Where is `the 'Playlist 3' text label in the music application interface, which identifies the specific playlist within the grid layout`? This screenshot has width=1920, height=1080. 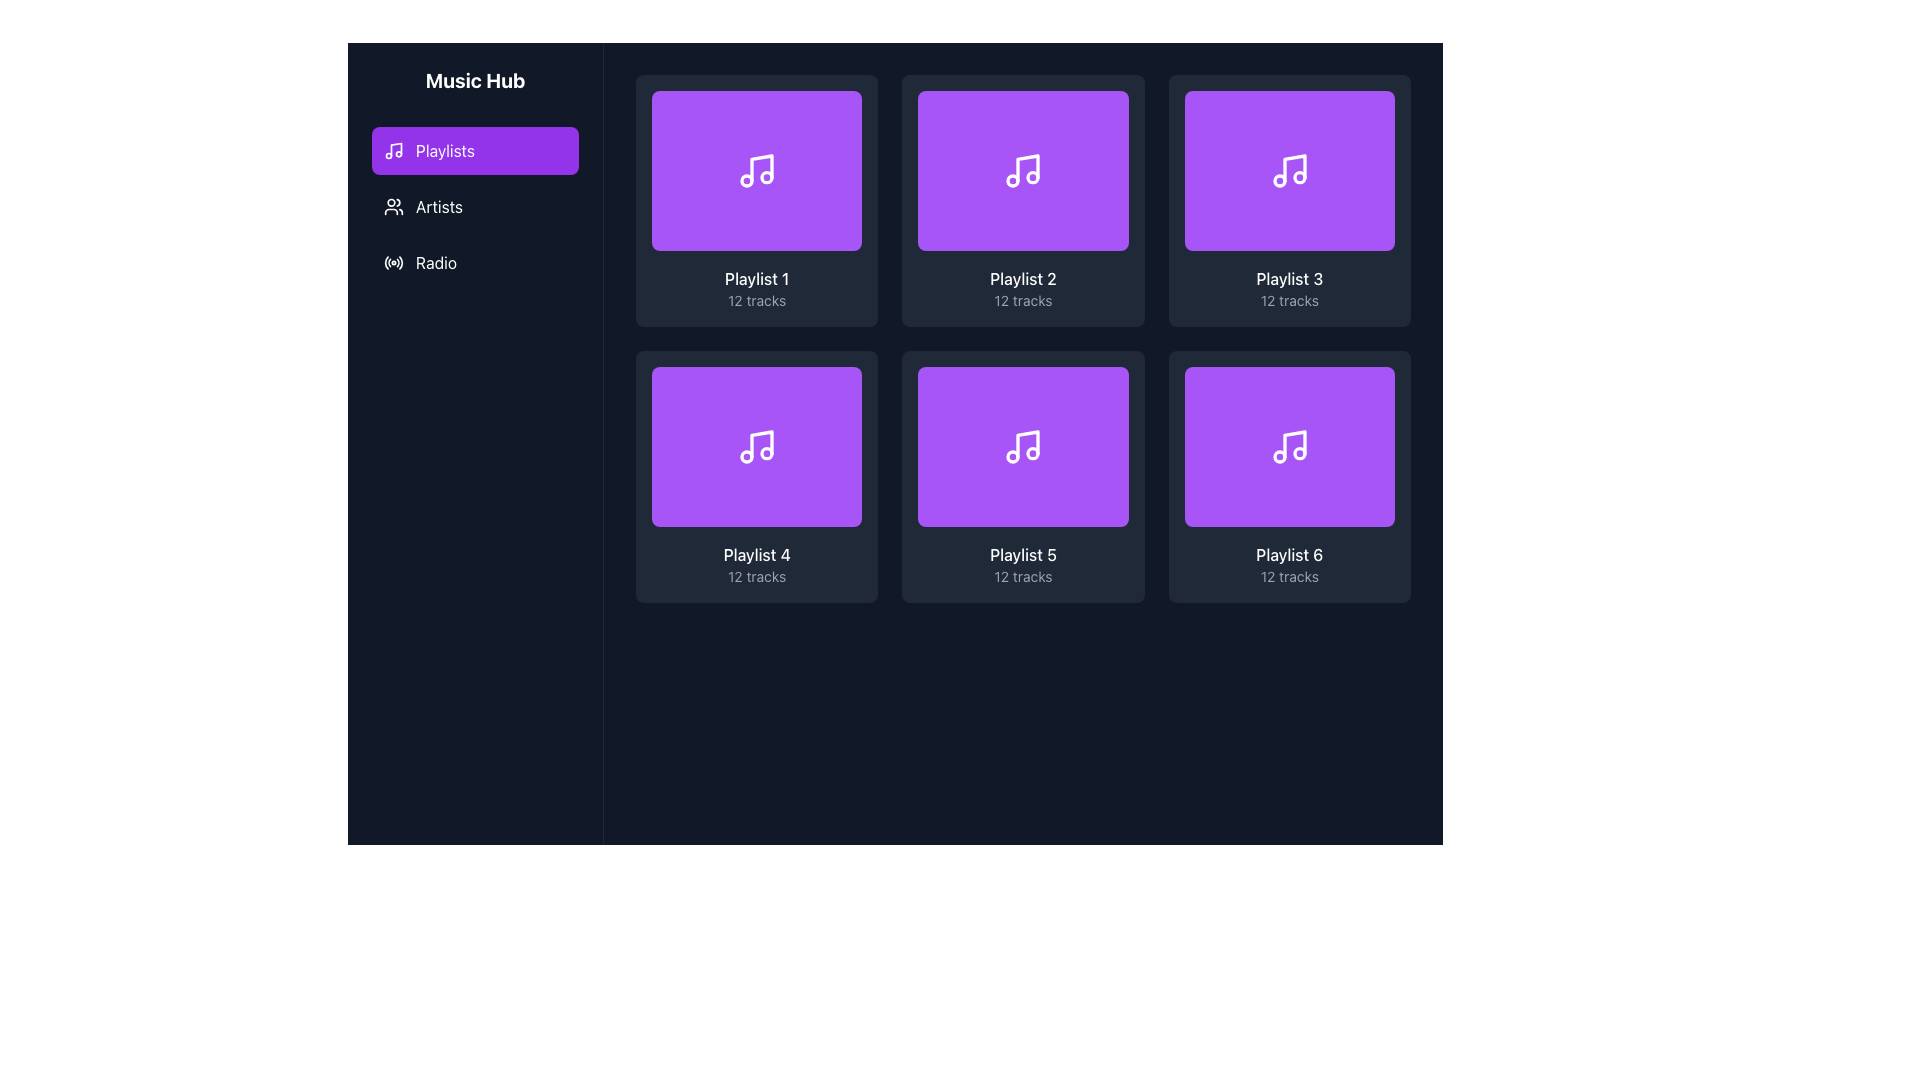 the 'Playlist 3' text label in the music application interface, which identifies the specific playlist within the grid layout is located at coordinates (1289, 278).